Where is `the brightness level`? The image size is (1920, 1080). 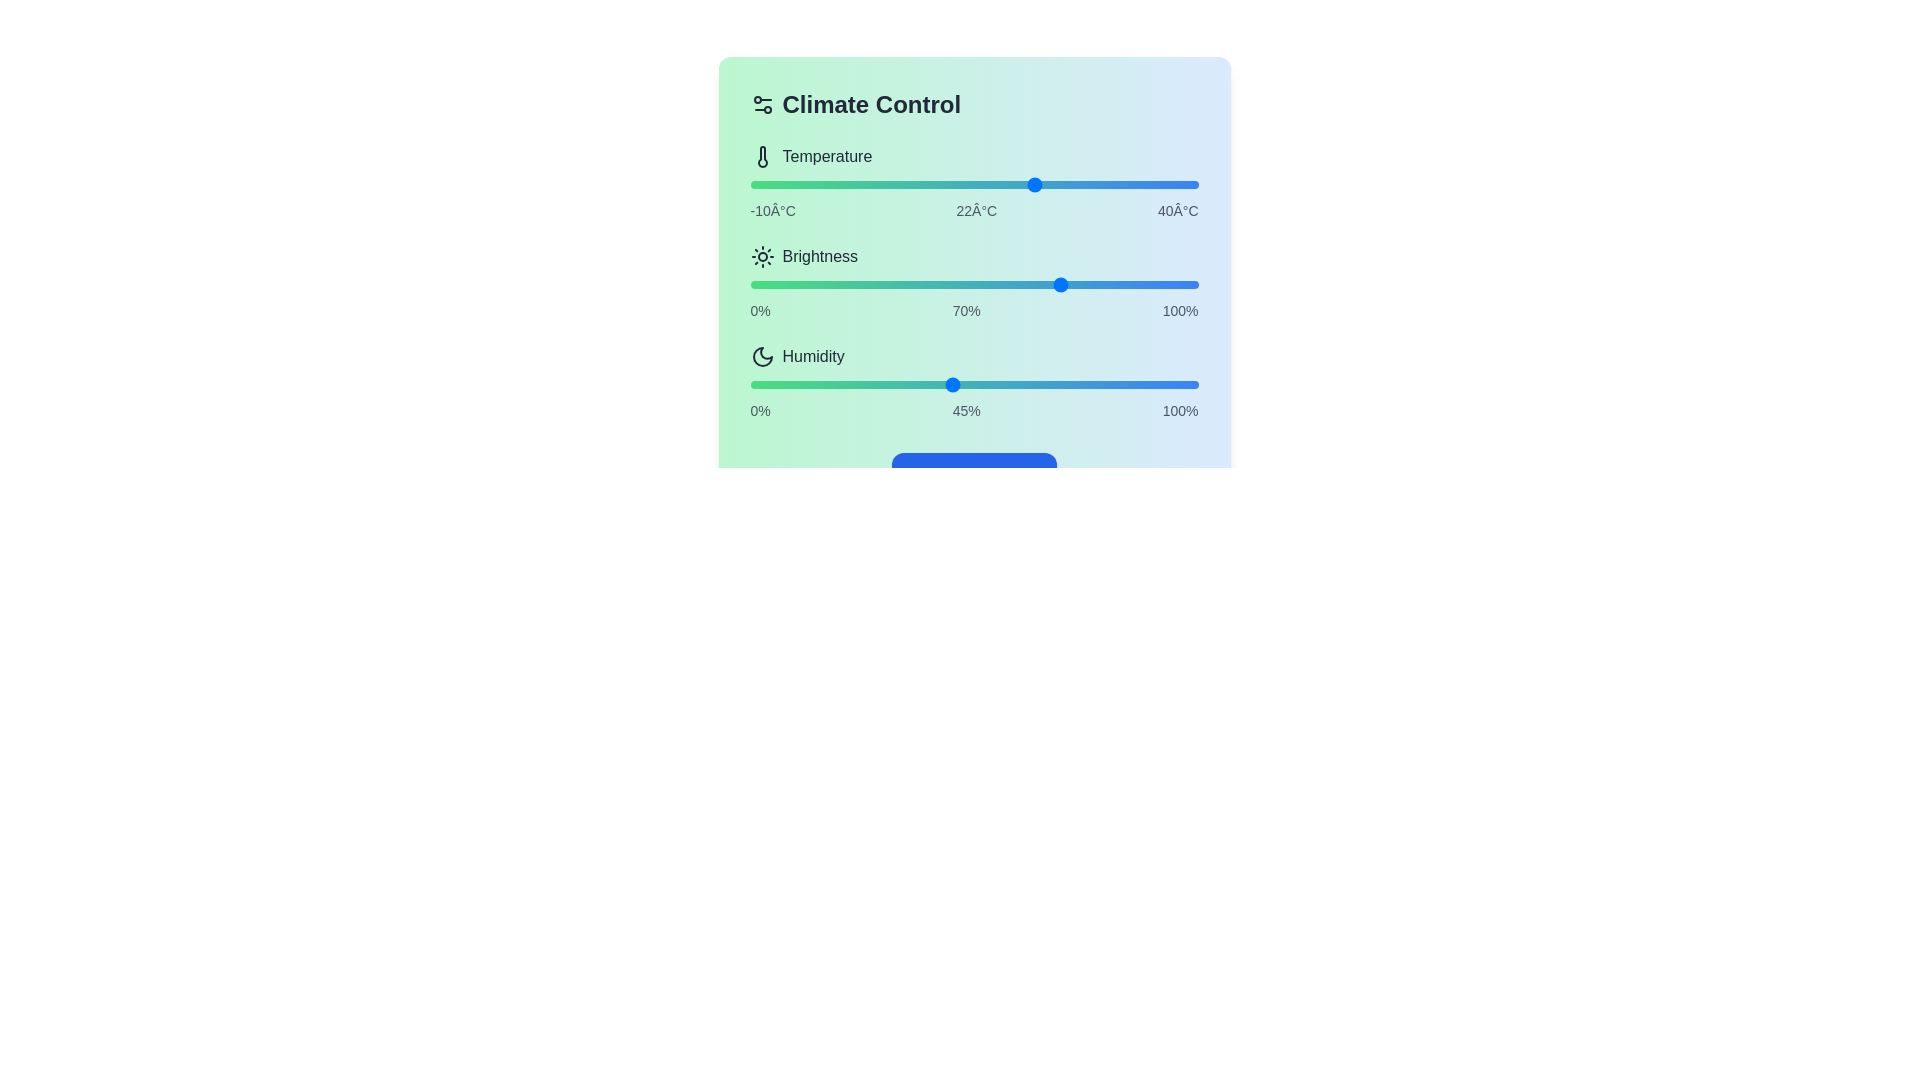 the brightness level is located at coordinates (1032, 285).